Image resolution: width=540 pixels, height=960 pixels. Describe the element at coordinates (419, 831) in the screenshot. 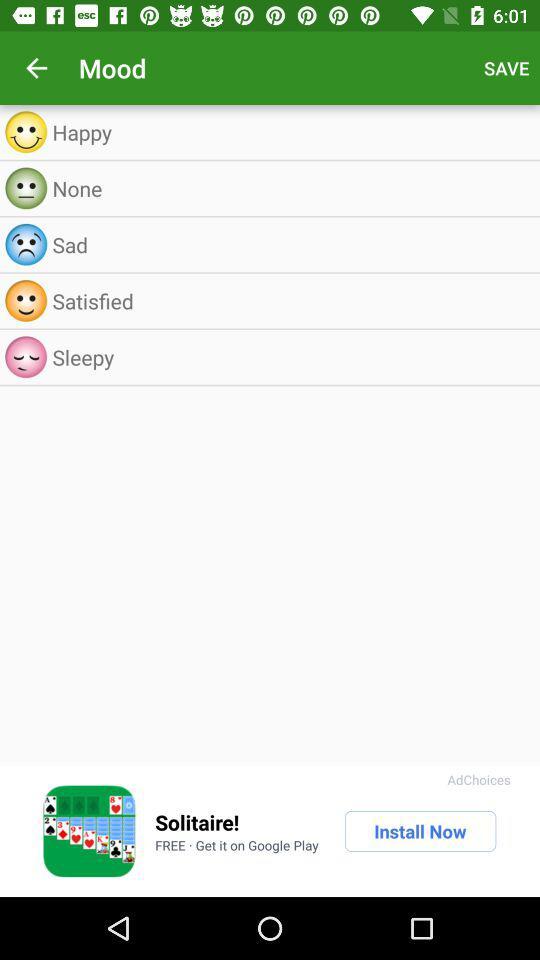

I see `item below adchoices app` at that location.